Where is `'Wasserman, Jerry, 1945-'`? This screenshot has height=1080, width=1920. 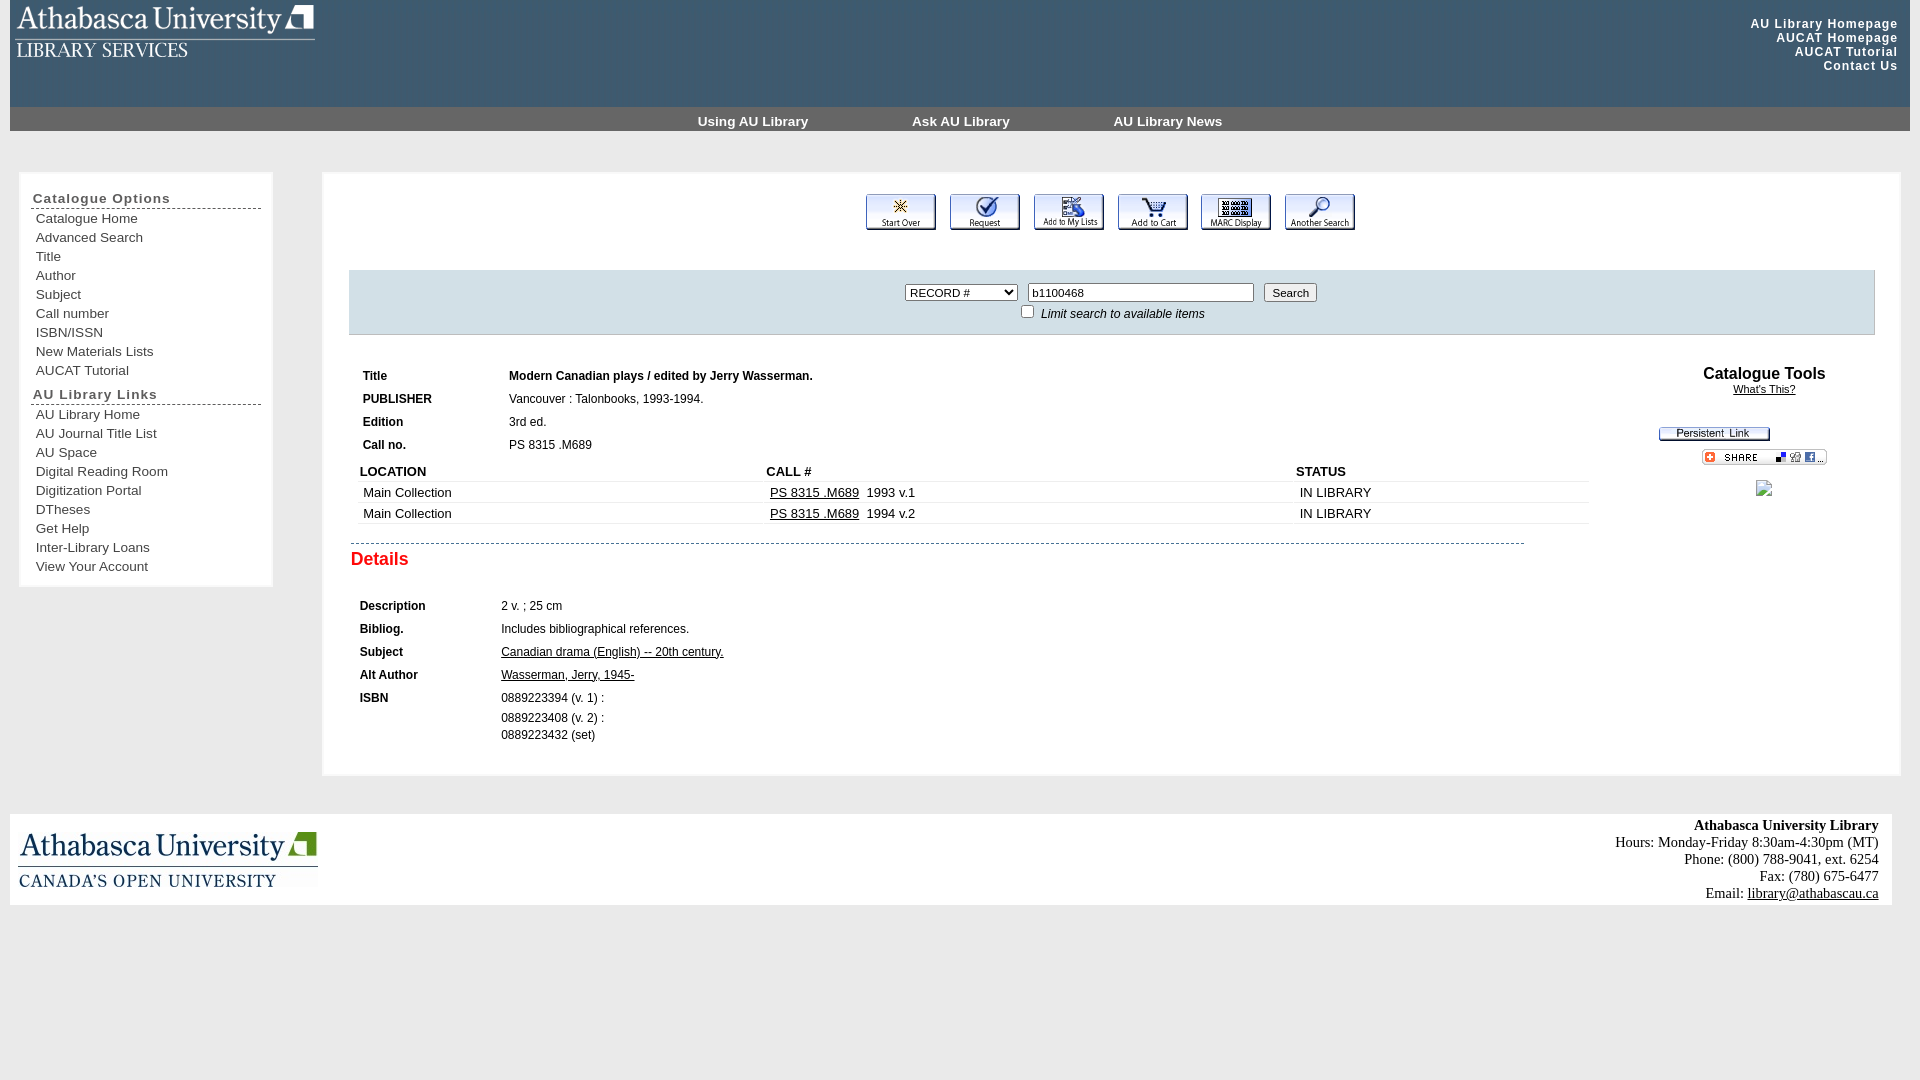
'Wasserman, Jerry, 1945-' is located at coordinates (566, 675).